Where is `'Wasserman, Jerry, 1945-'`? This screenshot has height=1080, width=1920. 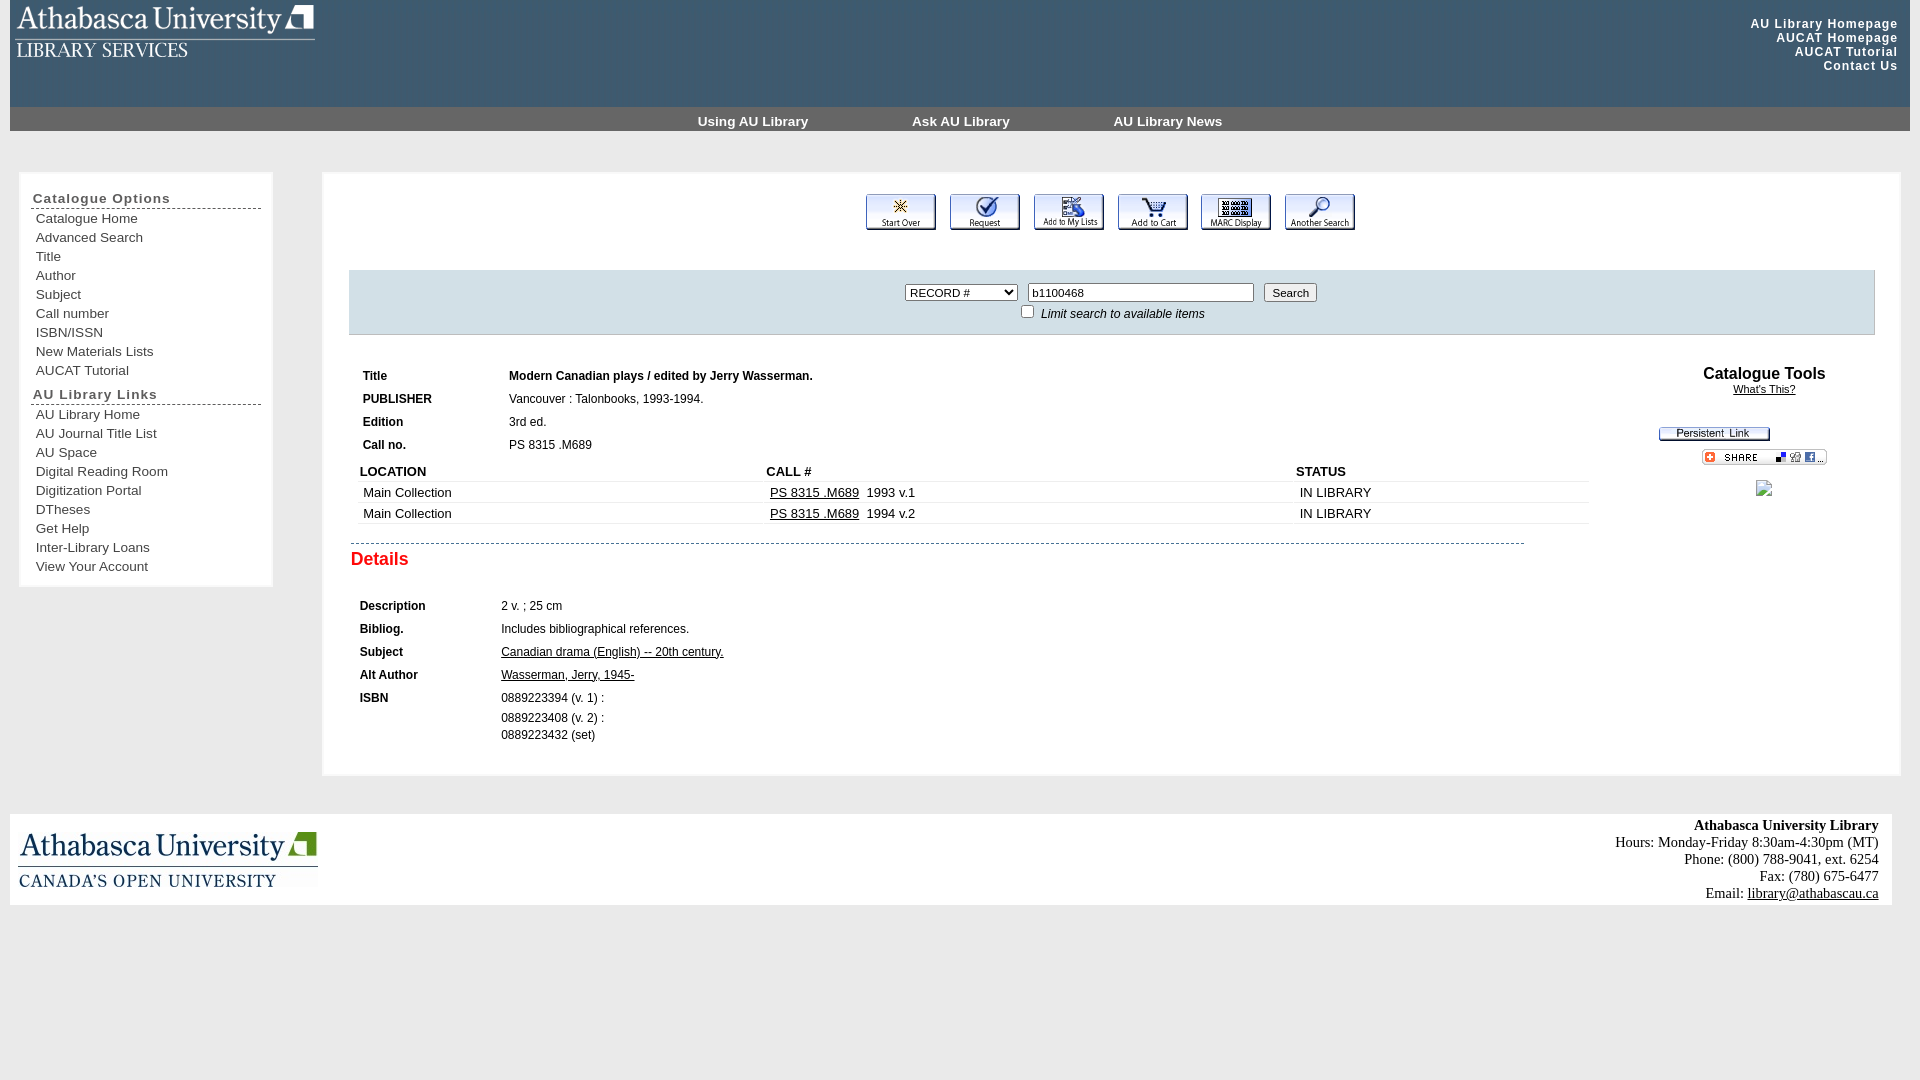
'Wasserman, Jerry, 1945-' is located at coordinates (566, 675).